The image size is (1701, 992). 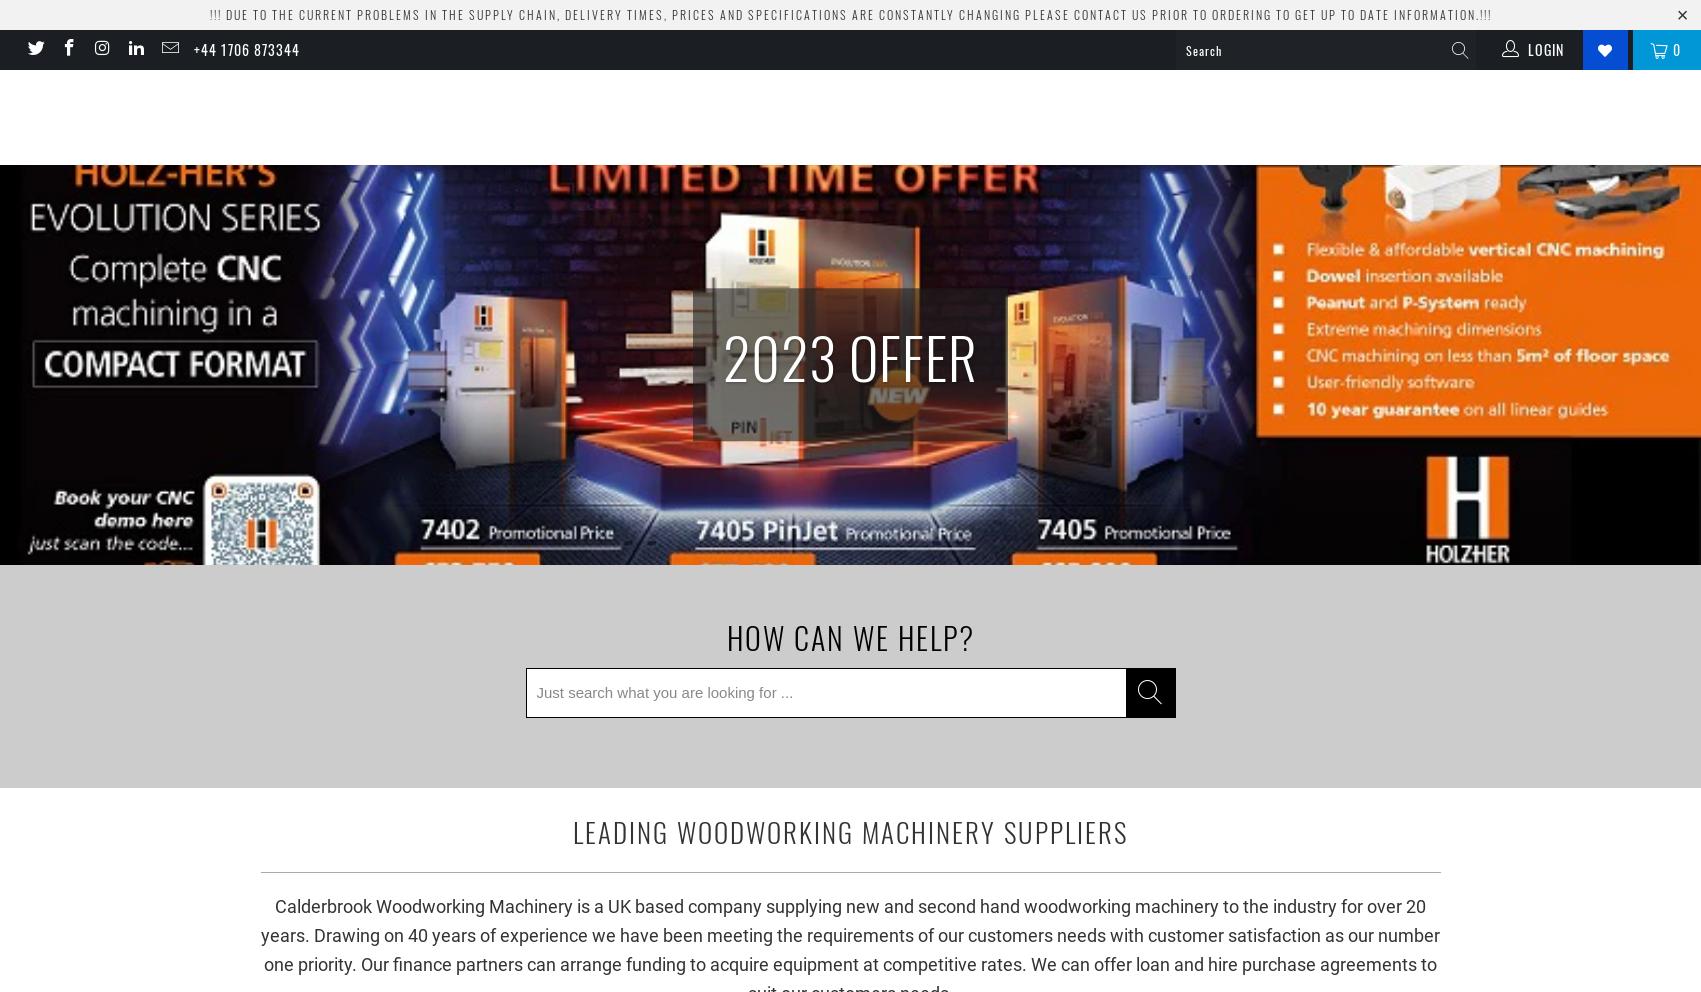 I want to click on 'I-Make', so click(x=1441, y=115).